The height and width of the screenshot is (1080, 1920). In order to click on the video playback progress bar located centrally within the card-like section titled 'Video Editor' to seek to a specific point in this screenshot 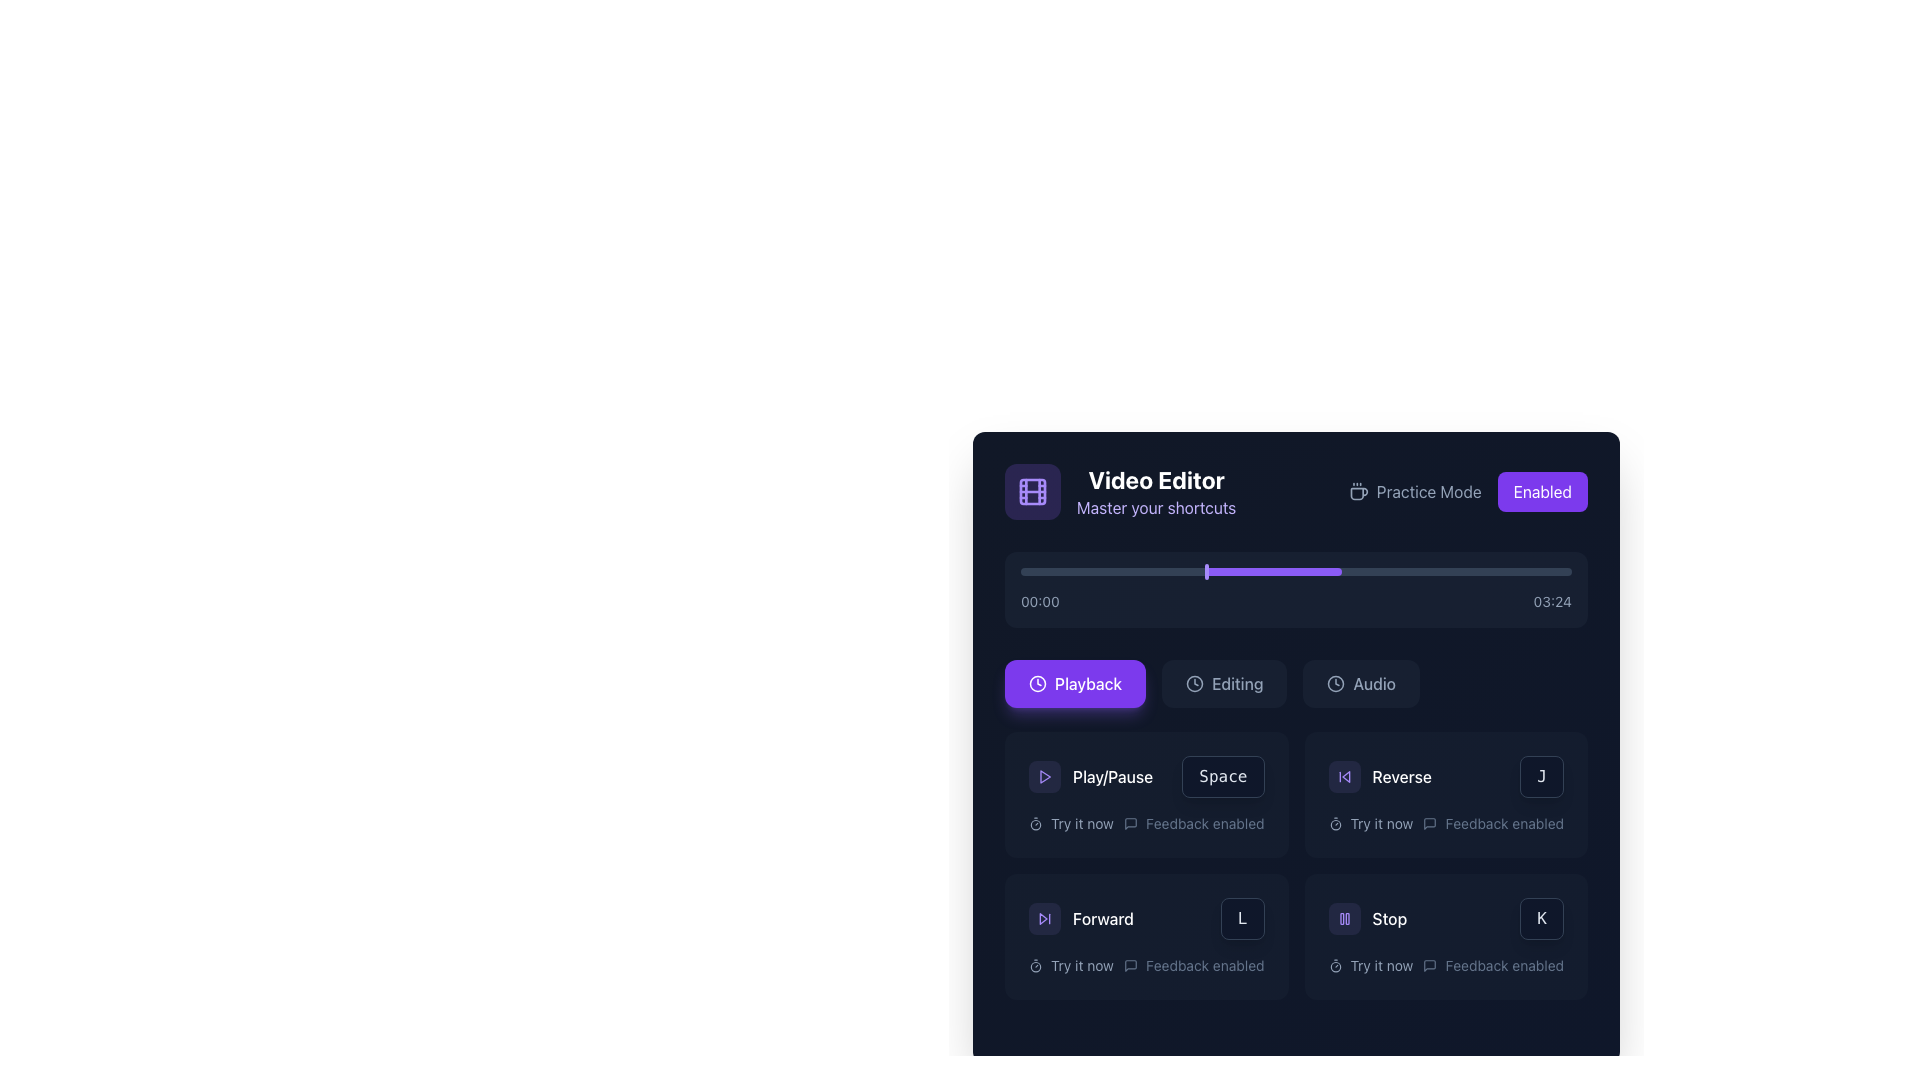, I will do `click(1296, 589)`.